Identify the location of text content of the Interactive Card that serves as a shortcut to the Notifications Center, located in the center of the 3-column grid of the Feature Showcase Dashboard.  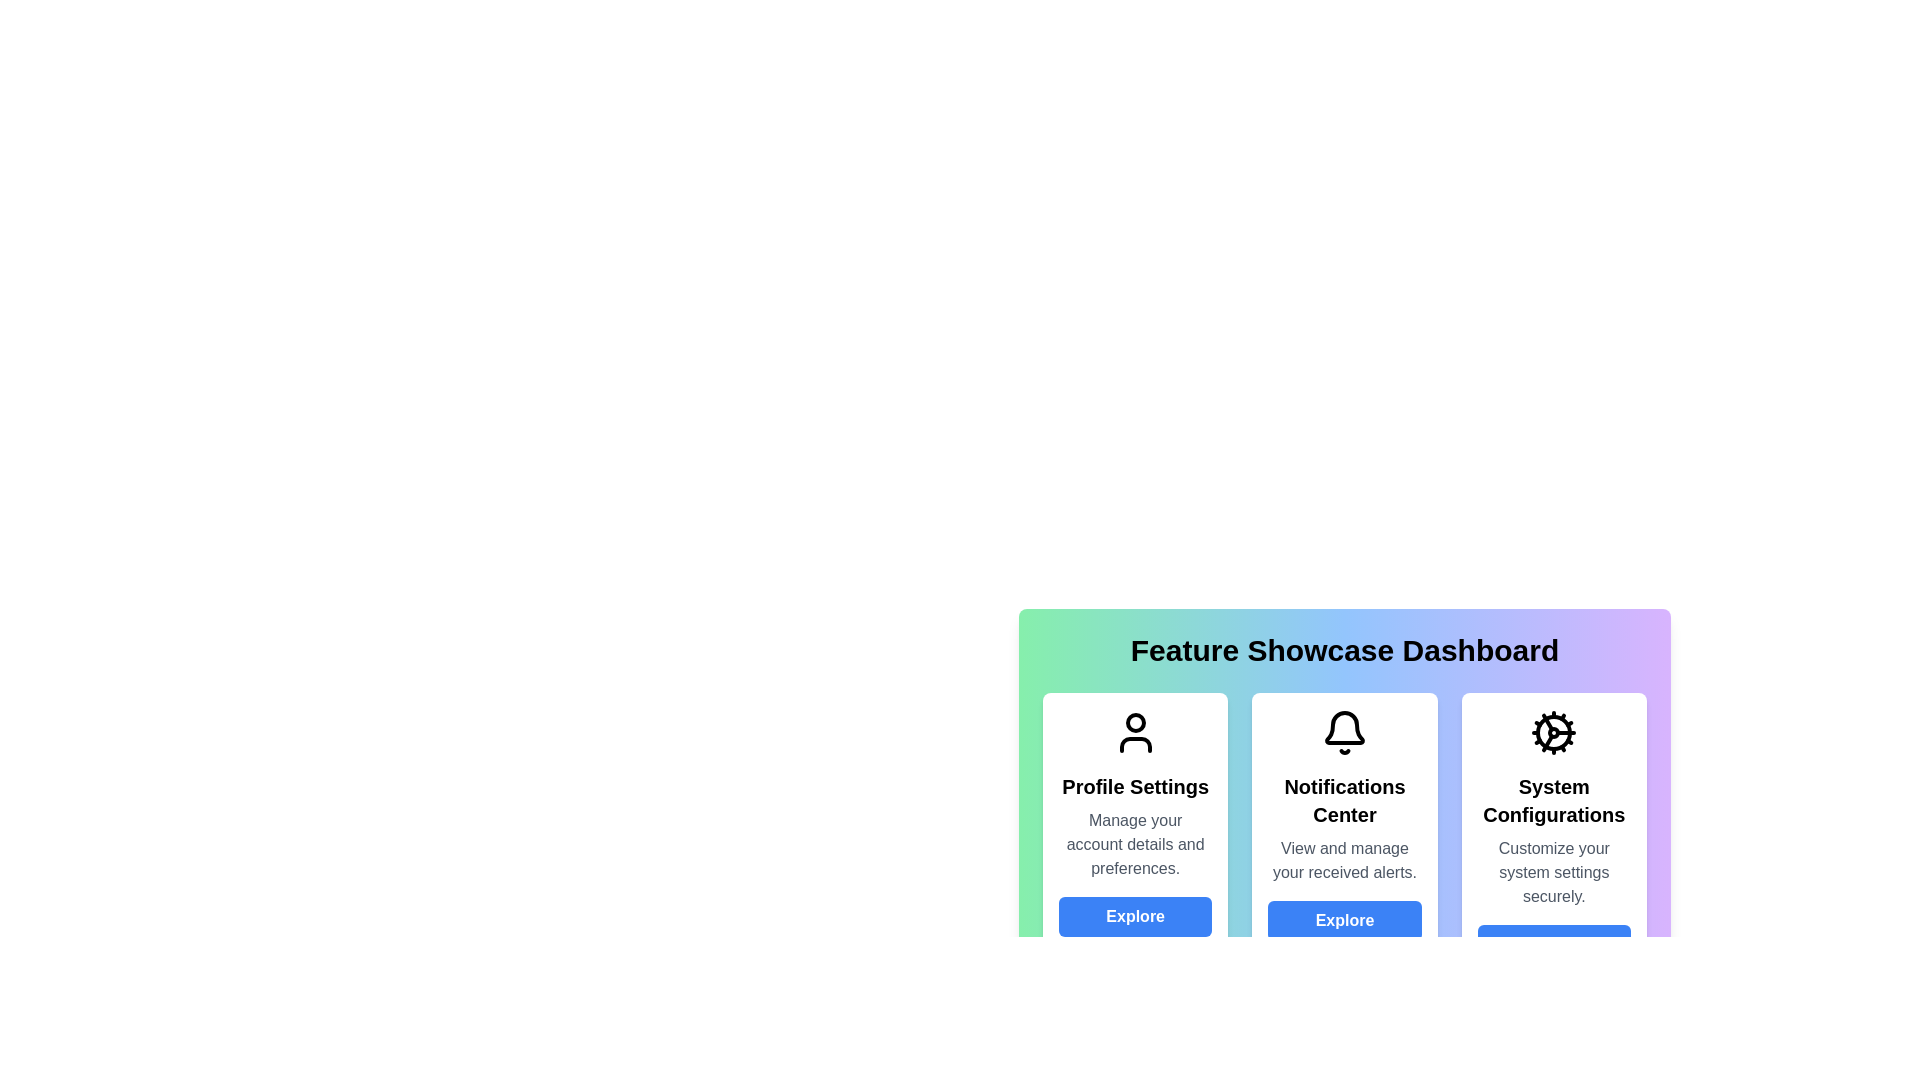
(1344, 837).